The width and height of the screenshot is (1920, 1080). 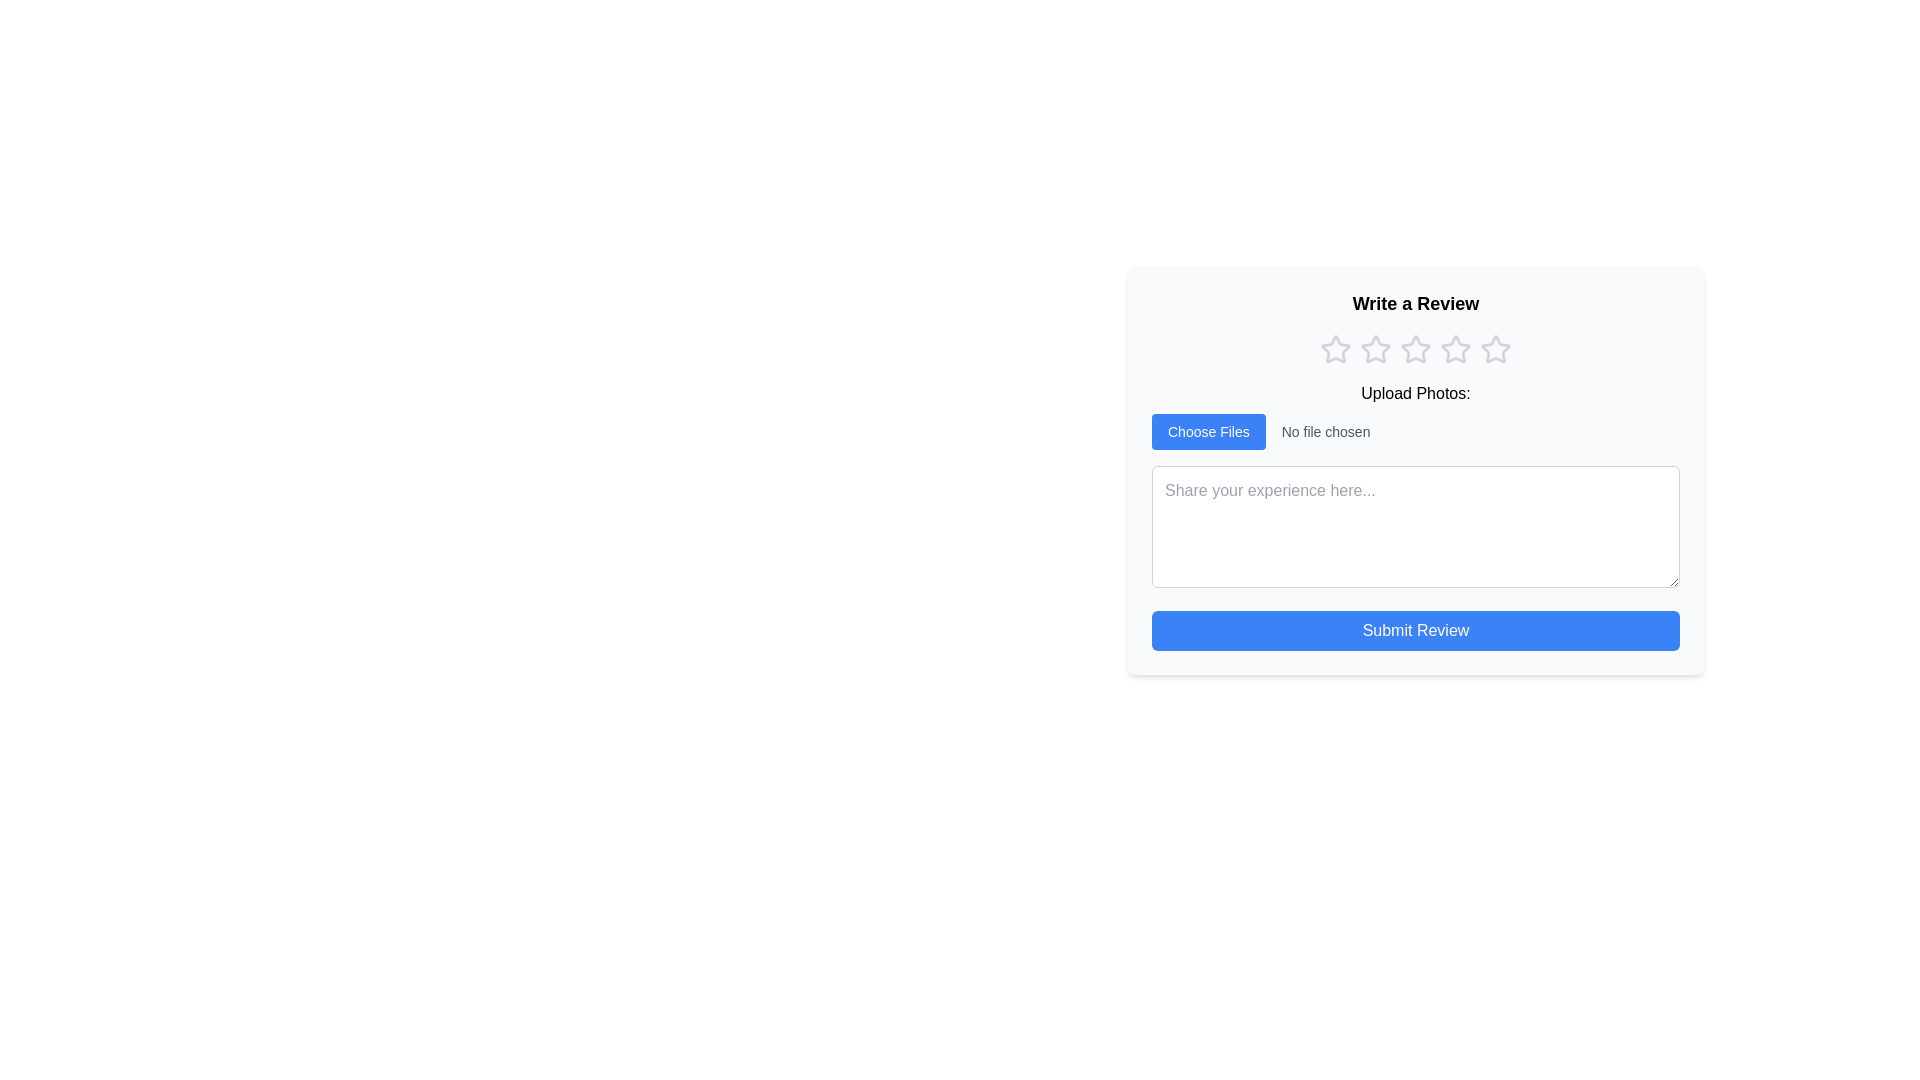 I want to click on the third star in the rating system, so click(x=1415, y=349).